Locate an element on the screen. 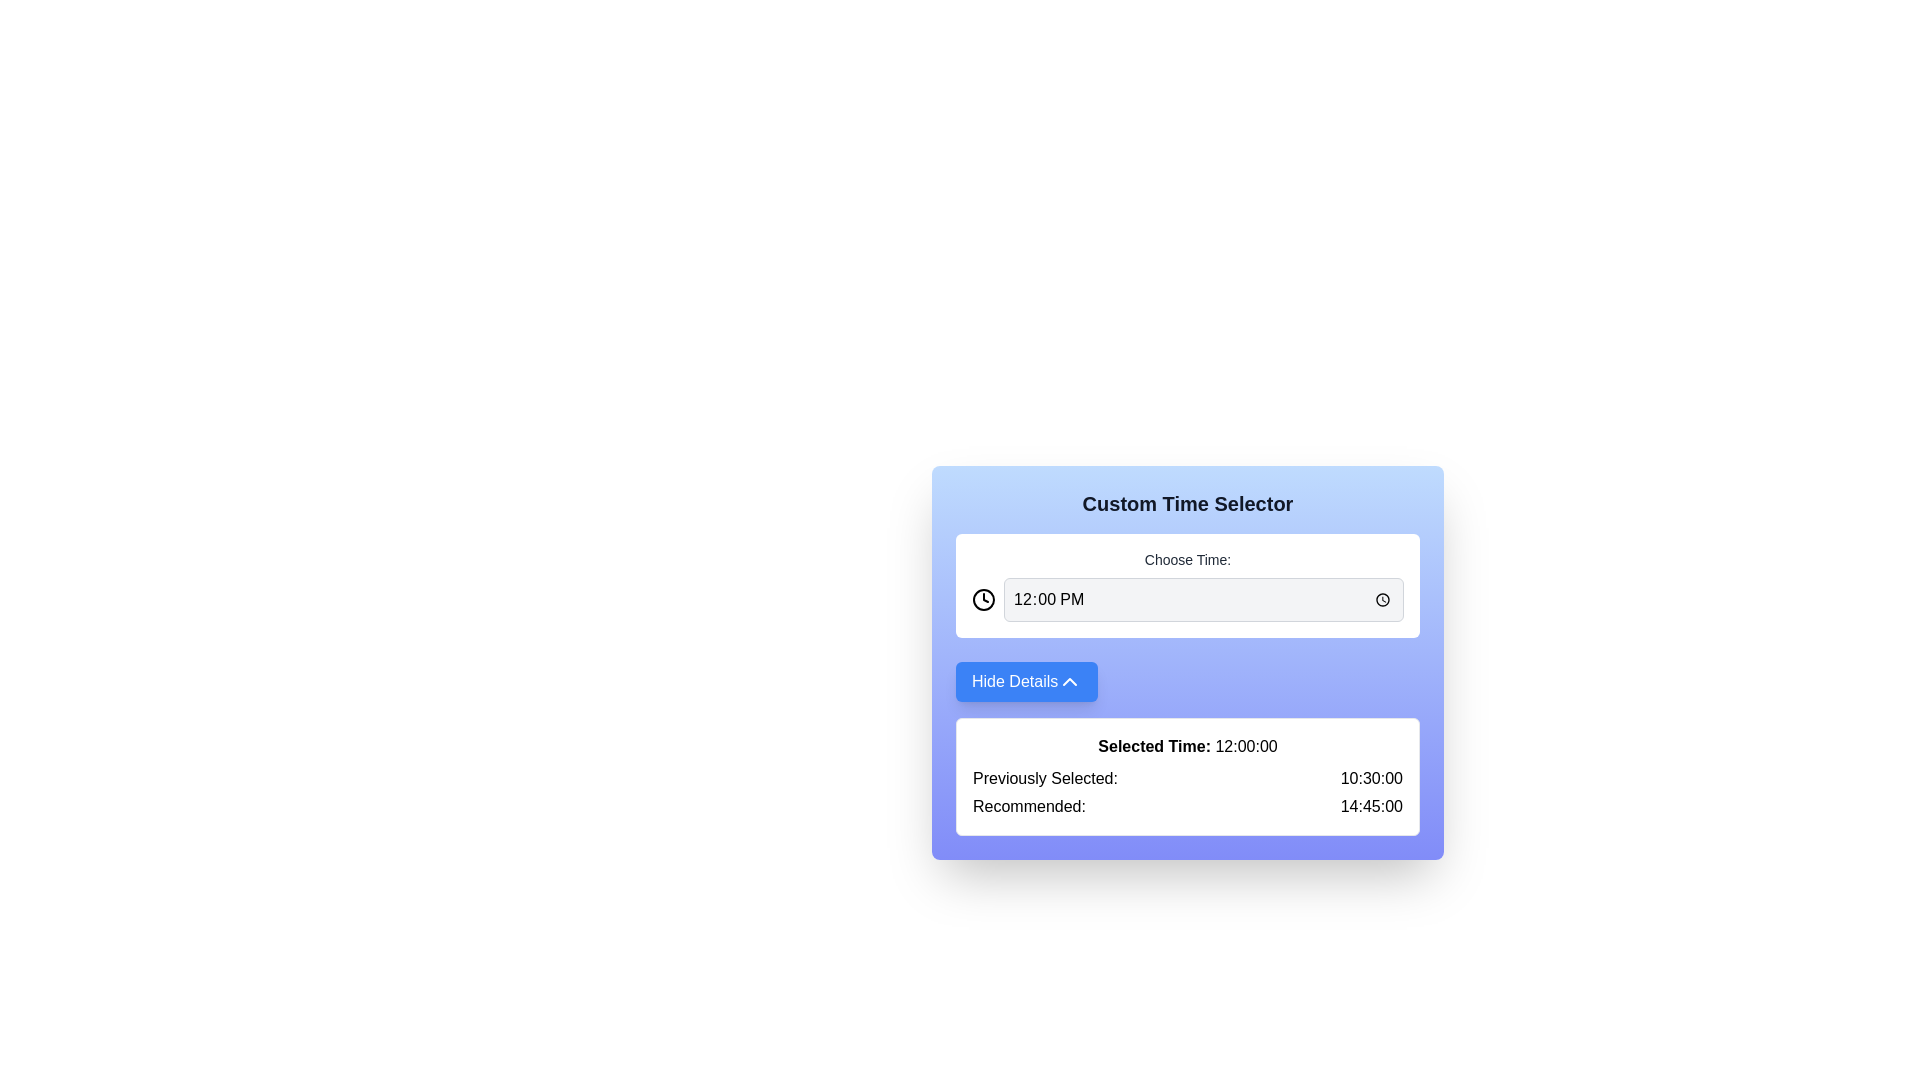  the time icon located on the left side of the time input field, which visually represents the concept of time is located at coordinates (983, 599).